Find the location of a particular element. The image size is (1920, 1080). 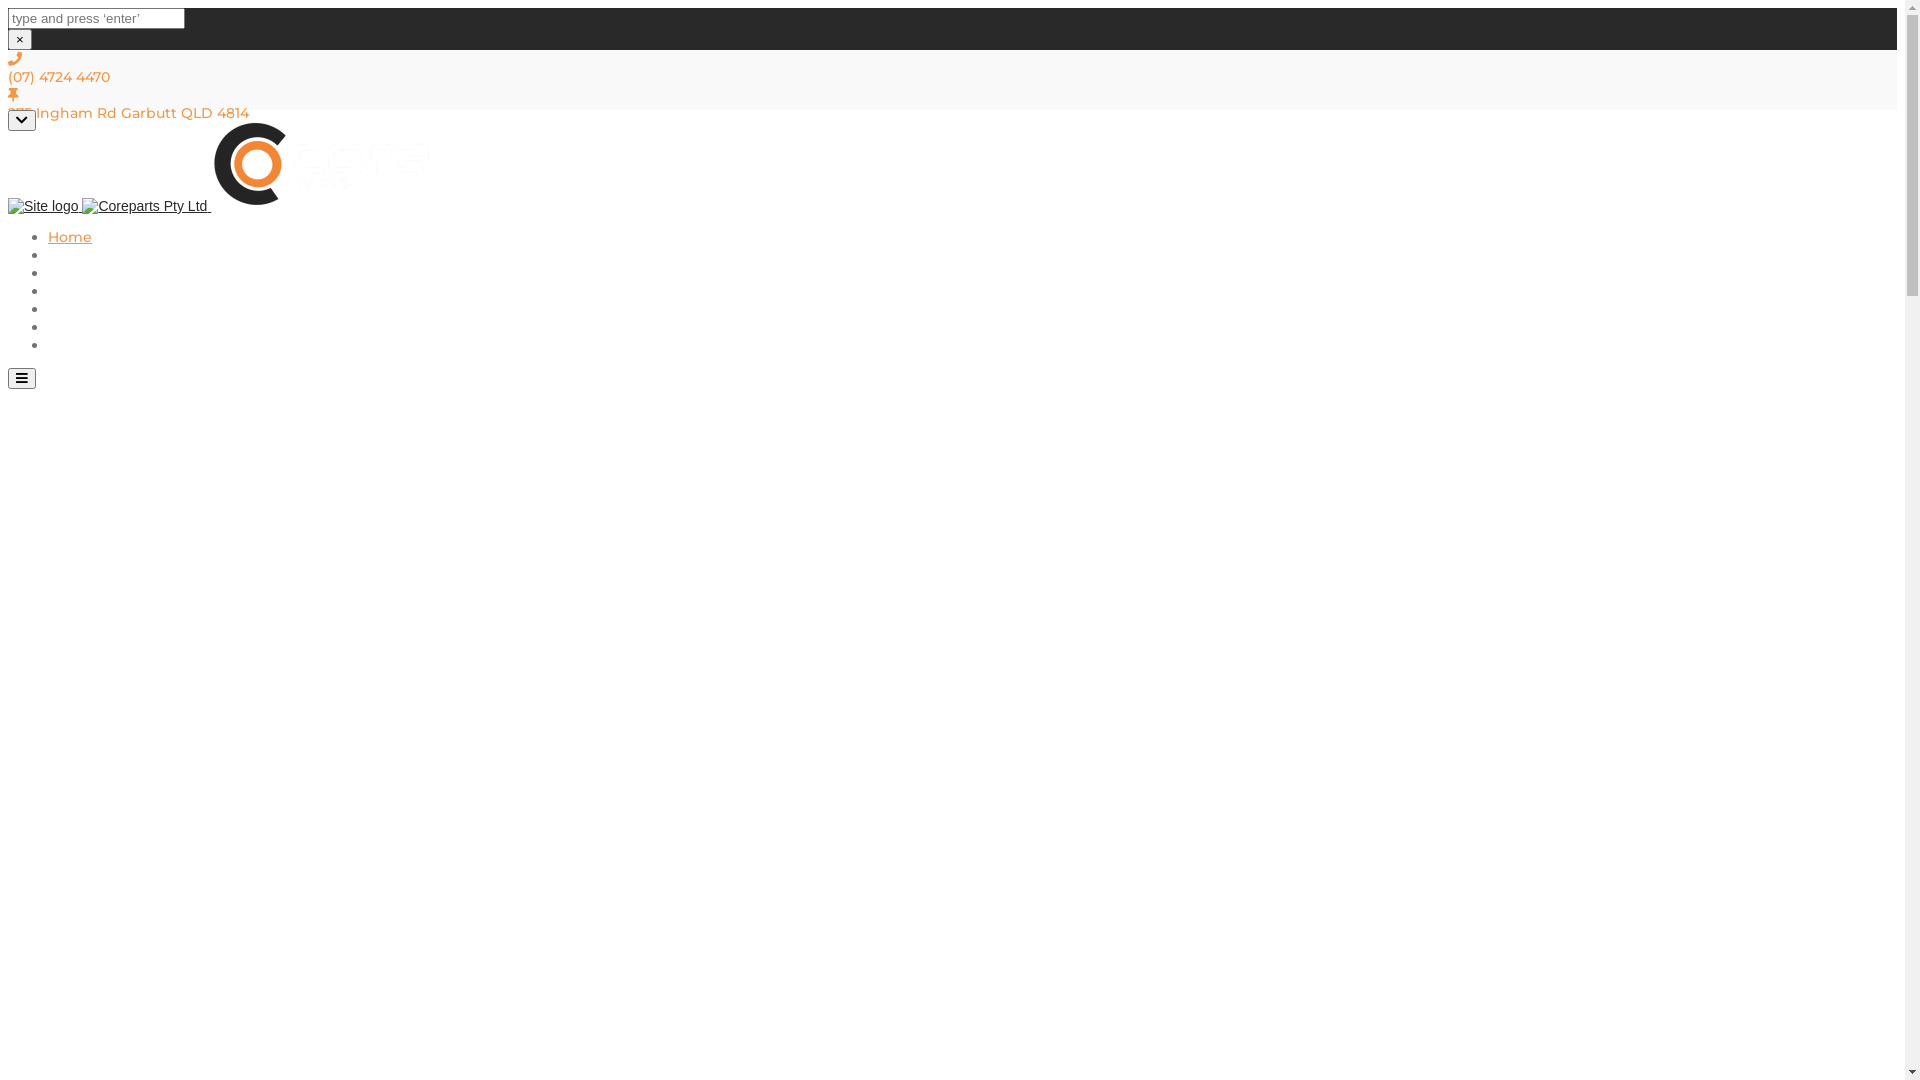

'Extended Life Brakes' is located at coordinates (123, 273).